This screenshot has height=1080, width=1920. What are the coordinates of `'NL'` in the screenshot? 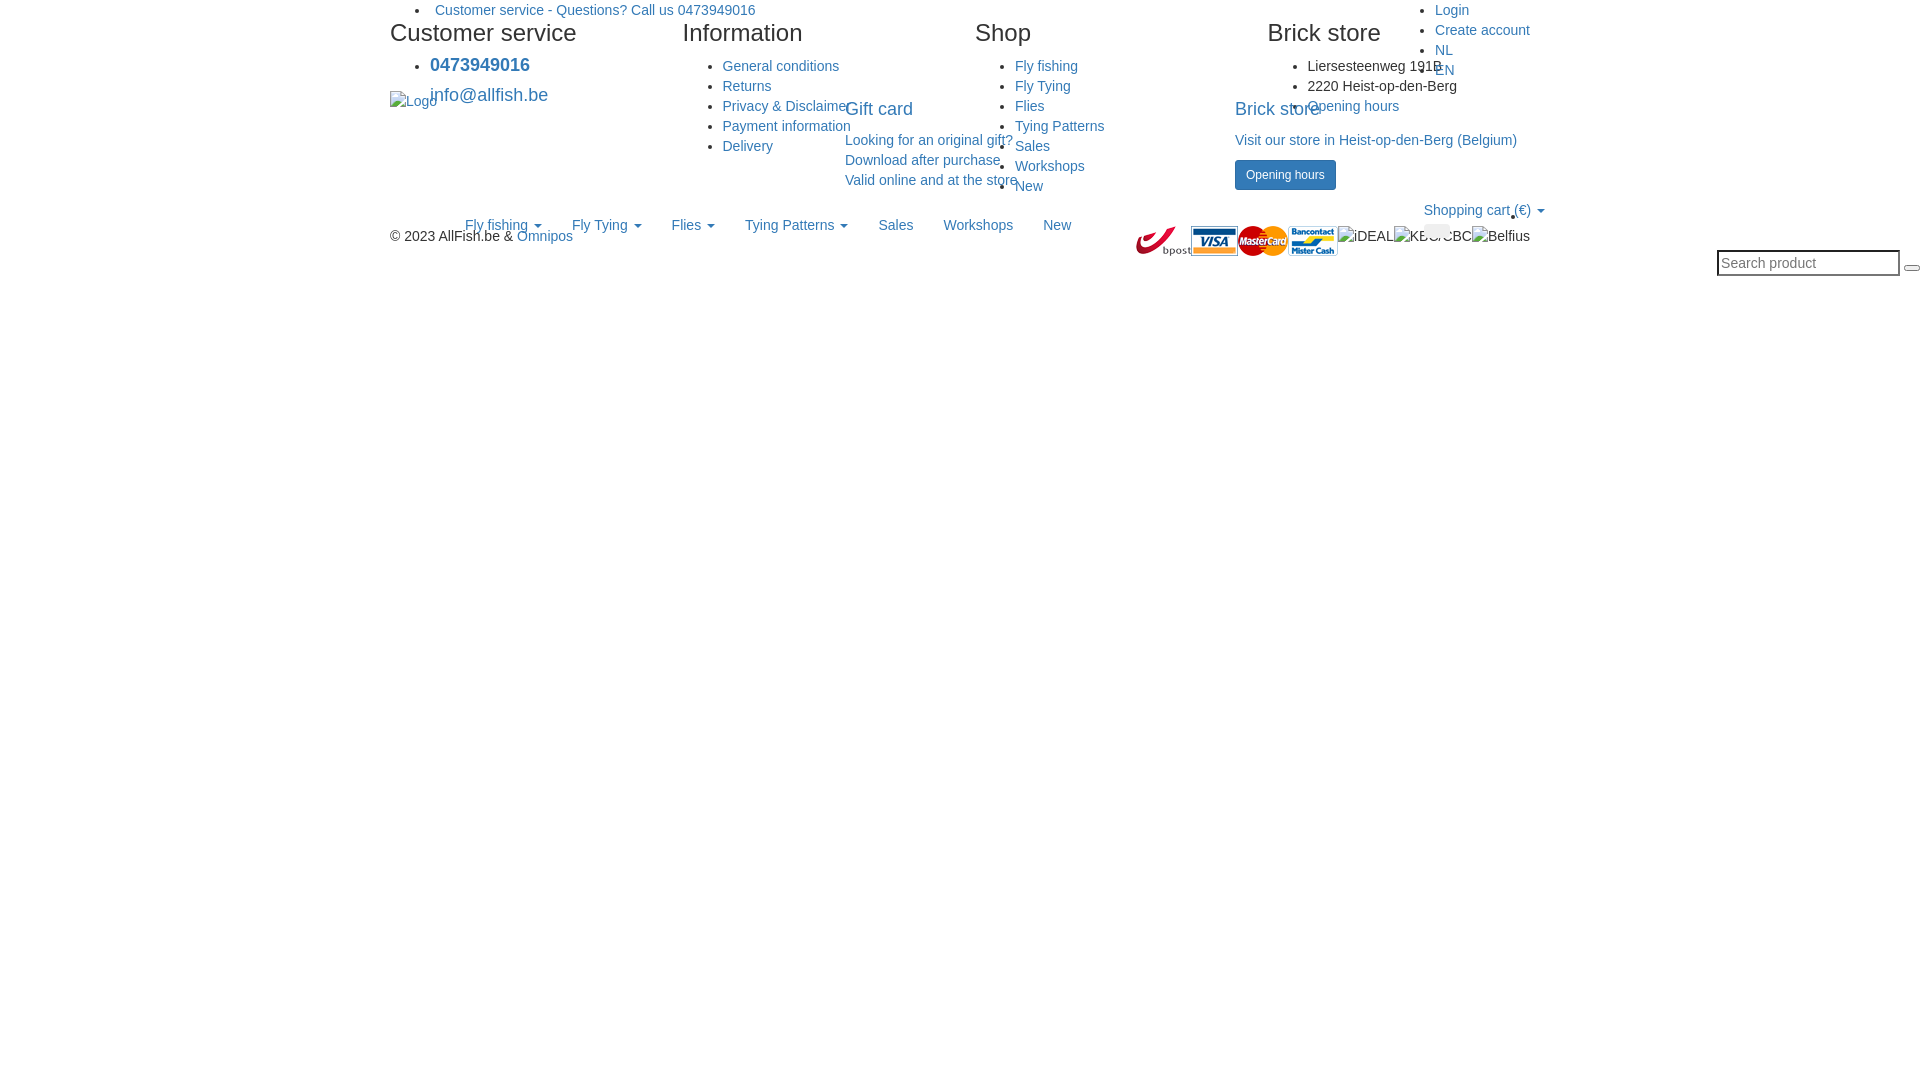 It's located at (1444, 49).